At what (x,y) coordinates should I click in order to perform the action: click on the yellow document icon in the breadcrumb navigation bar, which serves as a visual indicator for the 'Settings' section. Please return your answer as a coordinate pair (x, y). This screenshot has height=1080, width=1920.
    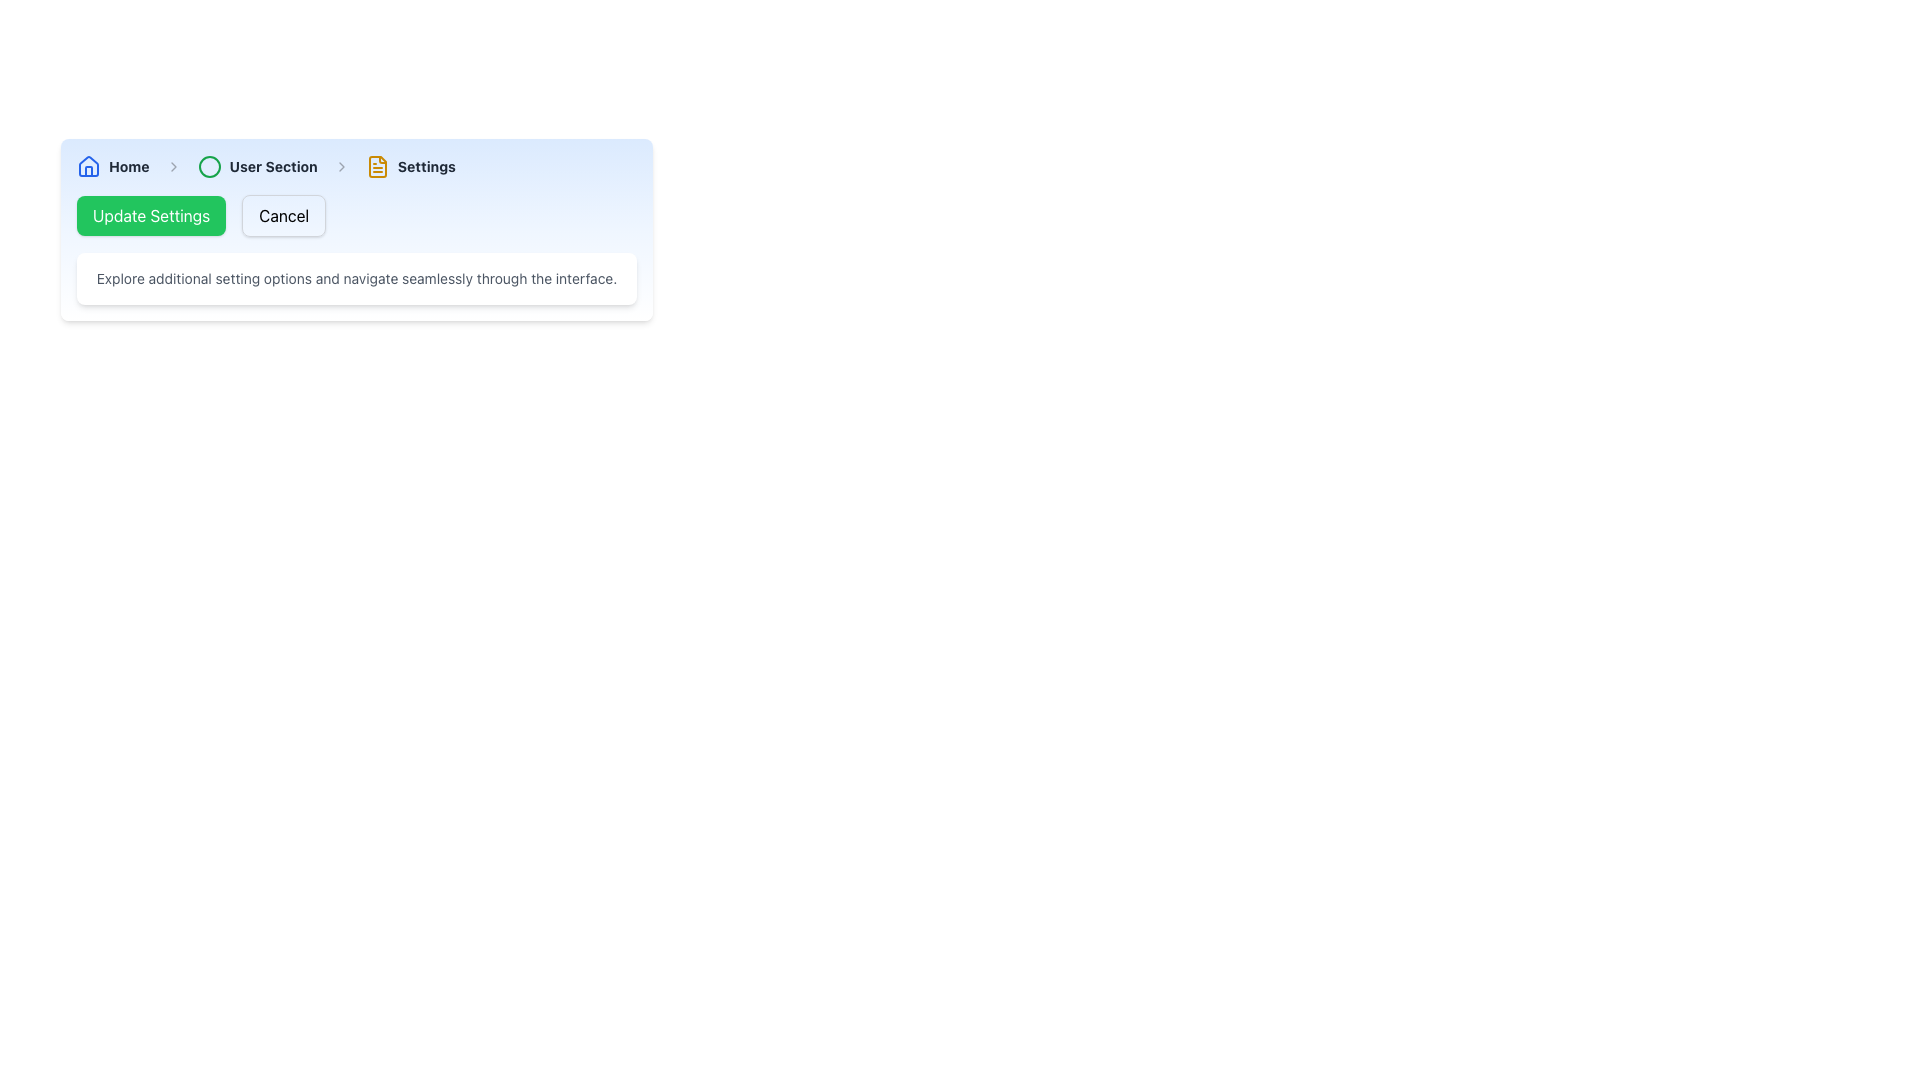
    Looking at the image, I should click on (377, 165).